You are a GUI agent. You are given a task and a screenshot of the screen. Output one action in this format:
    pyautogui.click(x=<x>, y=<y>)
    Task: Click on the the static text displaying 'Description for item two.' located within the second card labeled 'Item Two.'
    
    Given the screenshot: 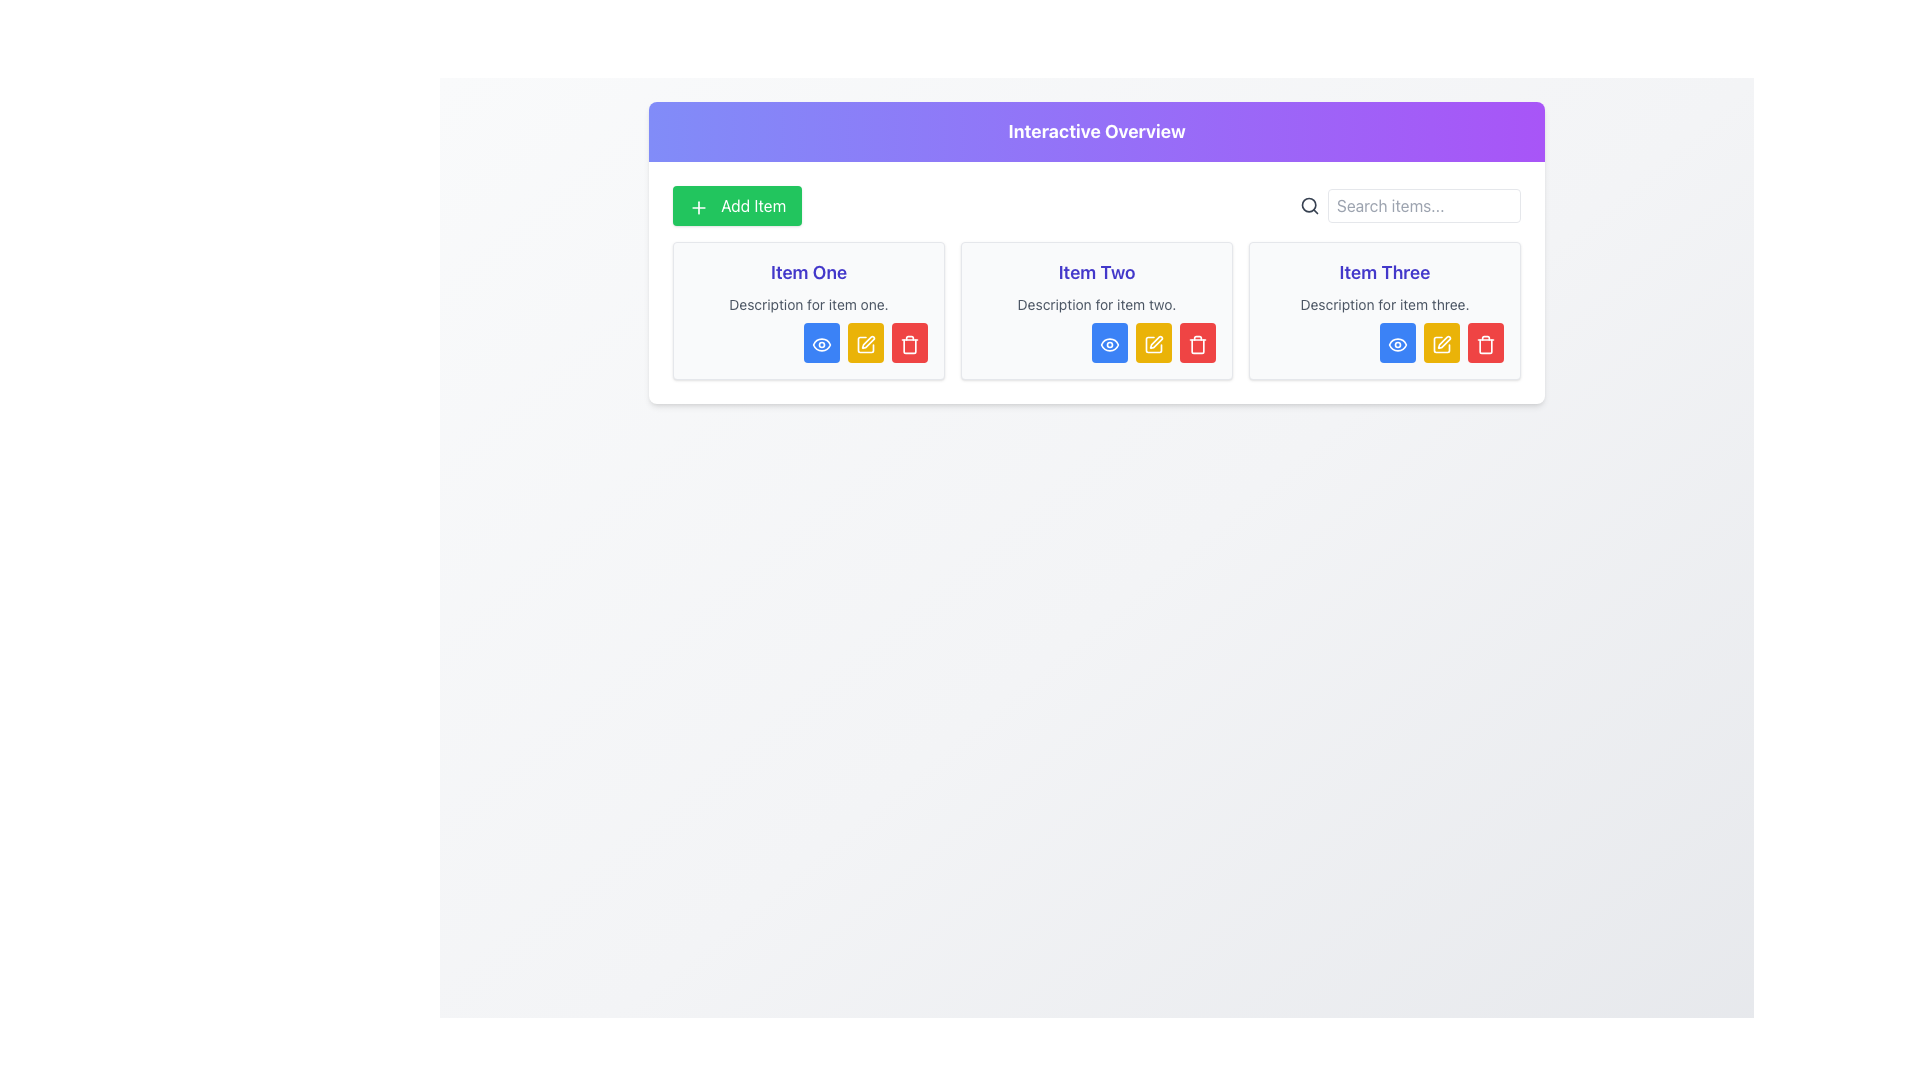 What is the action you would take?
    pyautogui.click(x=1096, y=304)
    